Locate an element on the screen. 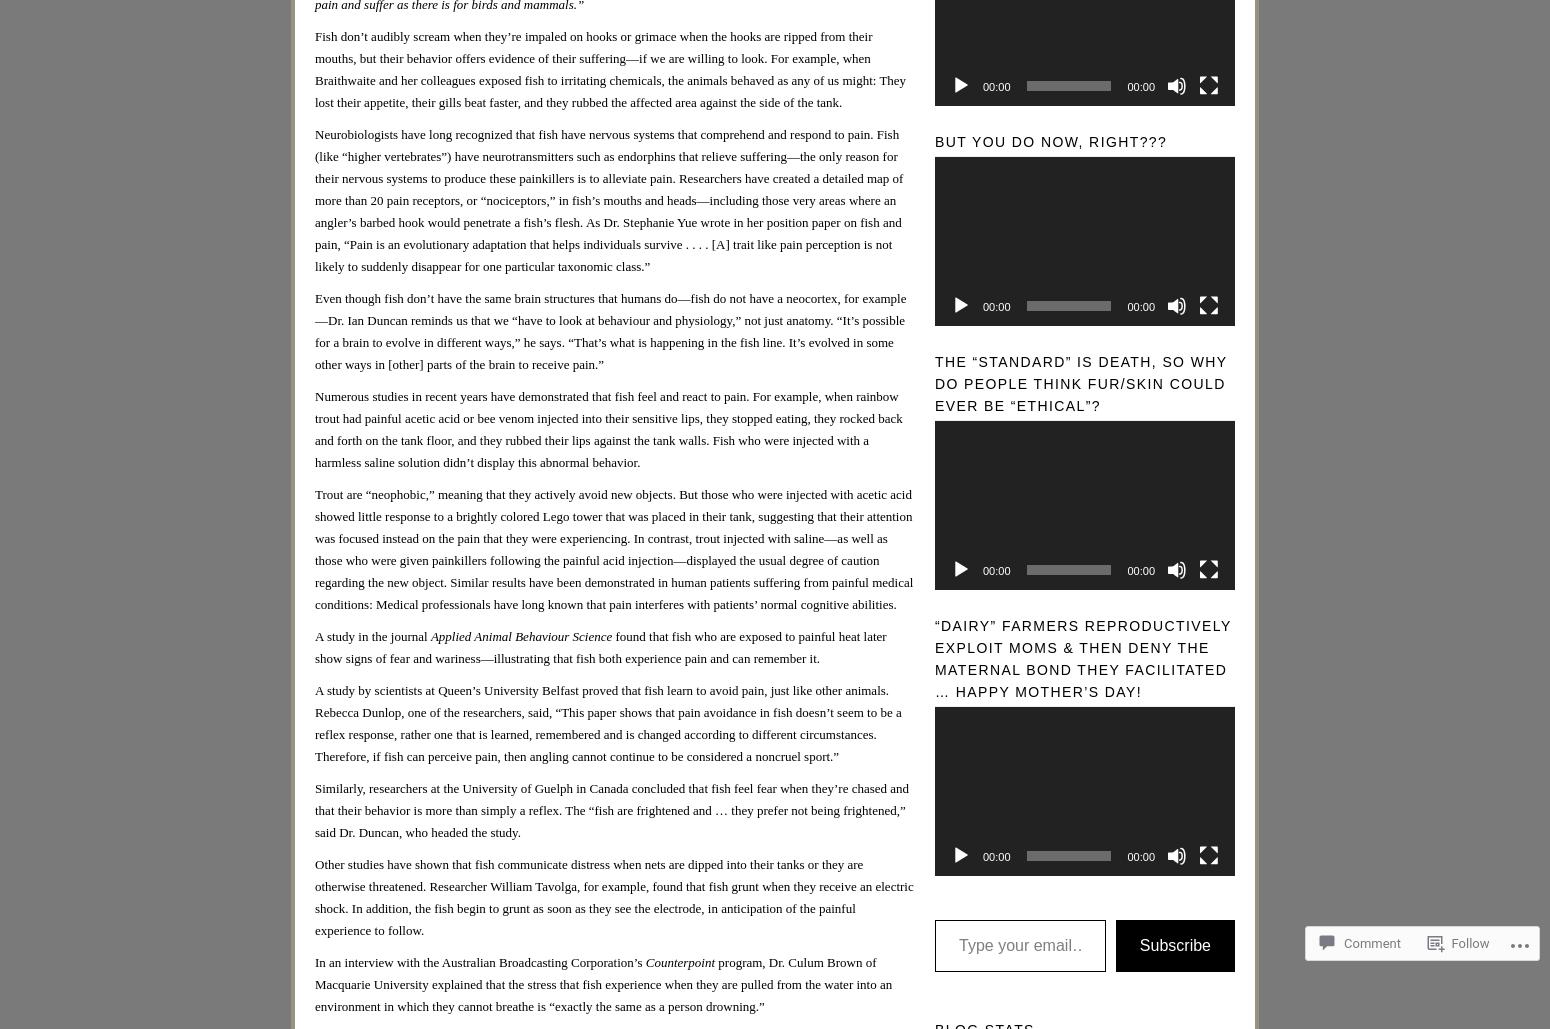 This screenshot has width=1550, height=1029. 'Comment' is located at coordinates (1372, 943).